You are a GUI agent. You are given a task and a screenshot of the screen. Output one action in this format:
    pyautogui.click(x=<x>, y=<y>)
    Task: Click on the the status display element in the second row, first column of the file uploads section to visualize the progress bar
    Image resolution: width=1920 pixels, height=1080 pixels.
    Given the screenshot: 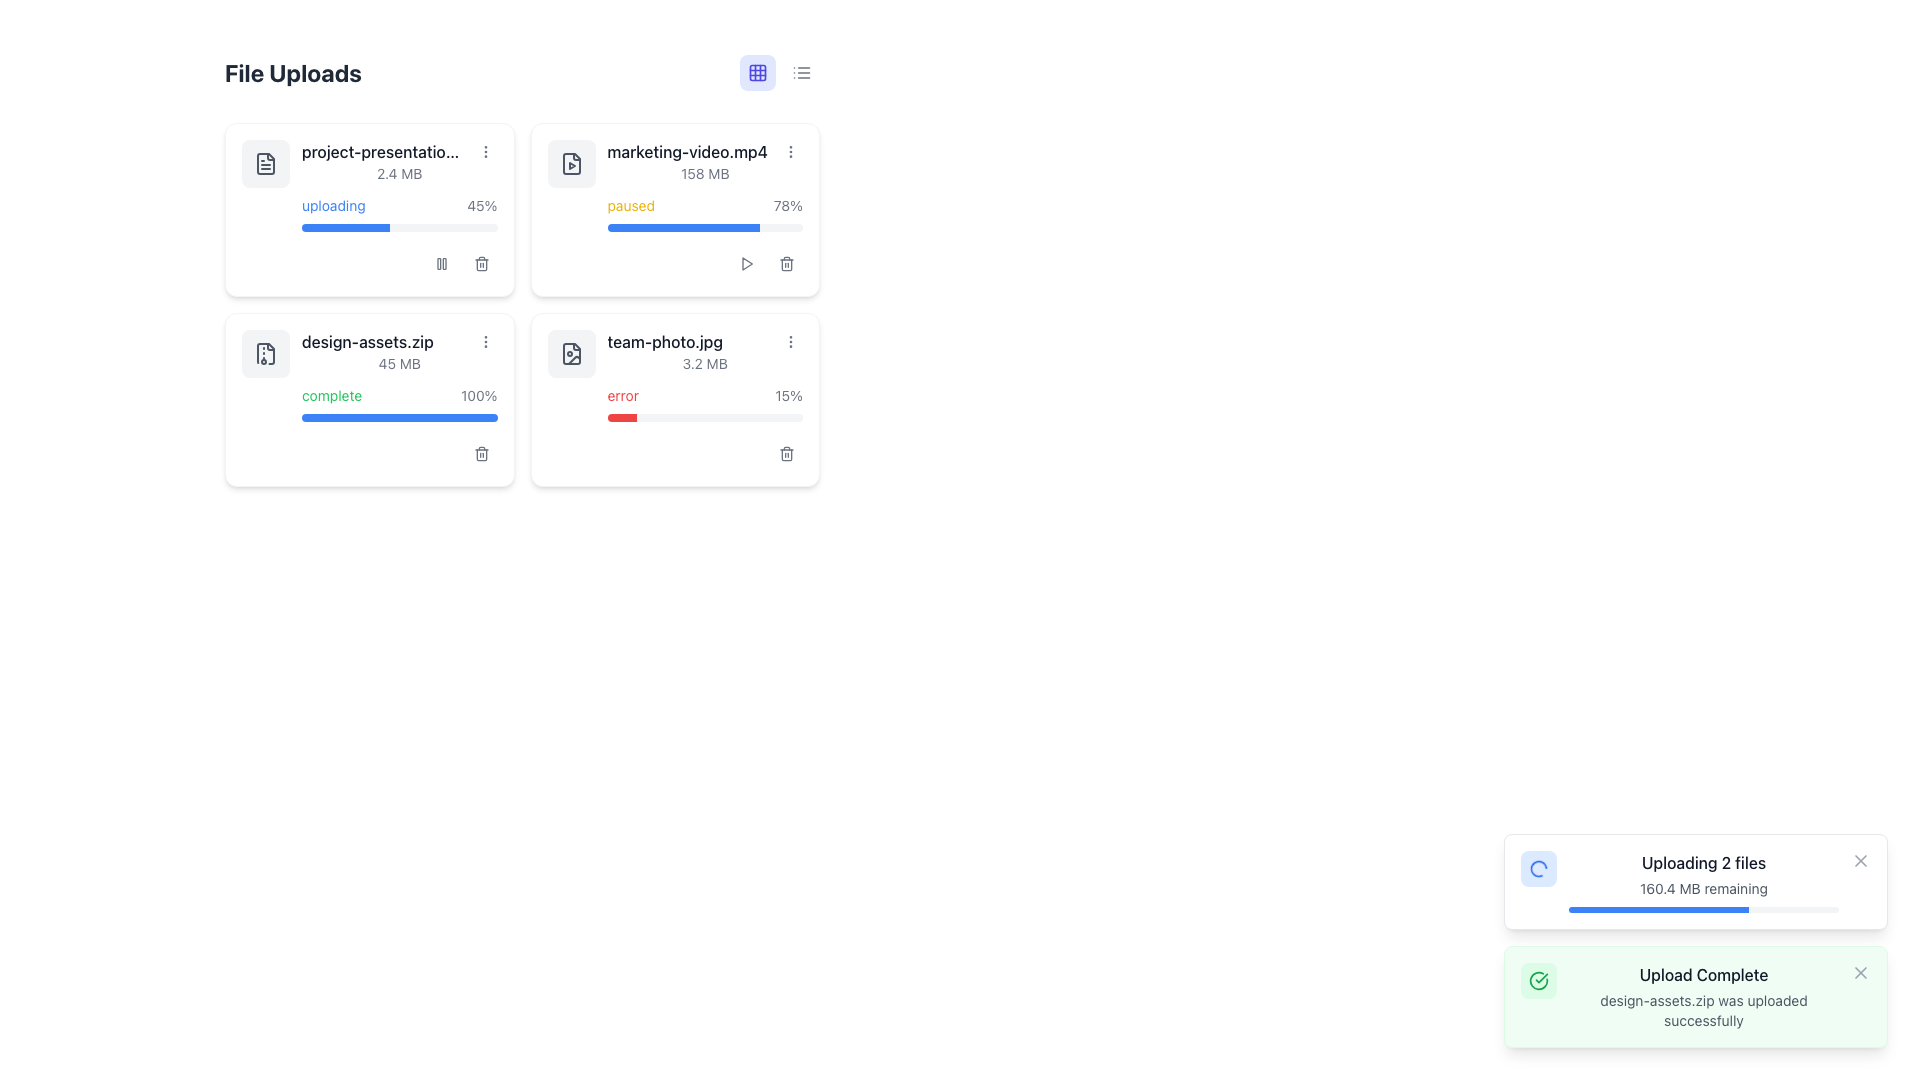 What is the action you would take?
    pyautogui.click(x=399, y=375)
    